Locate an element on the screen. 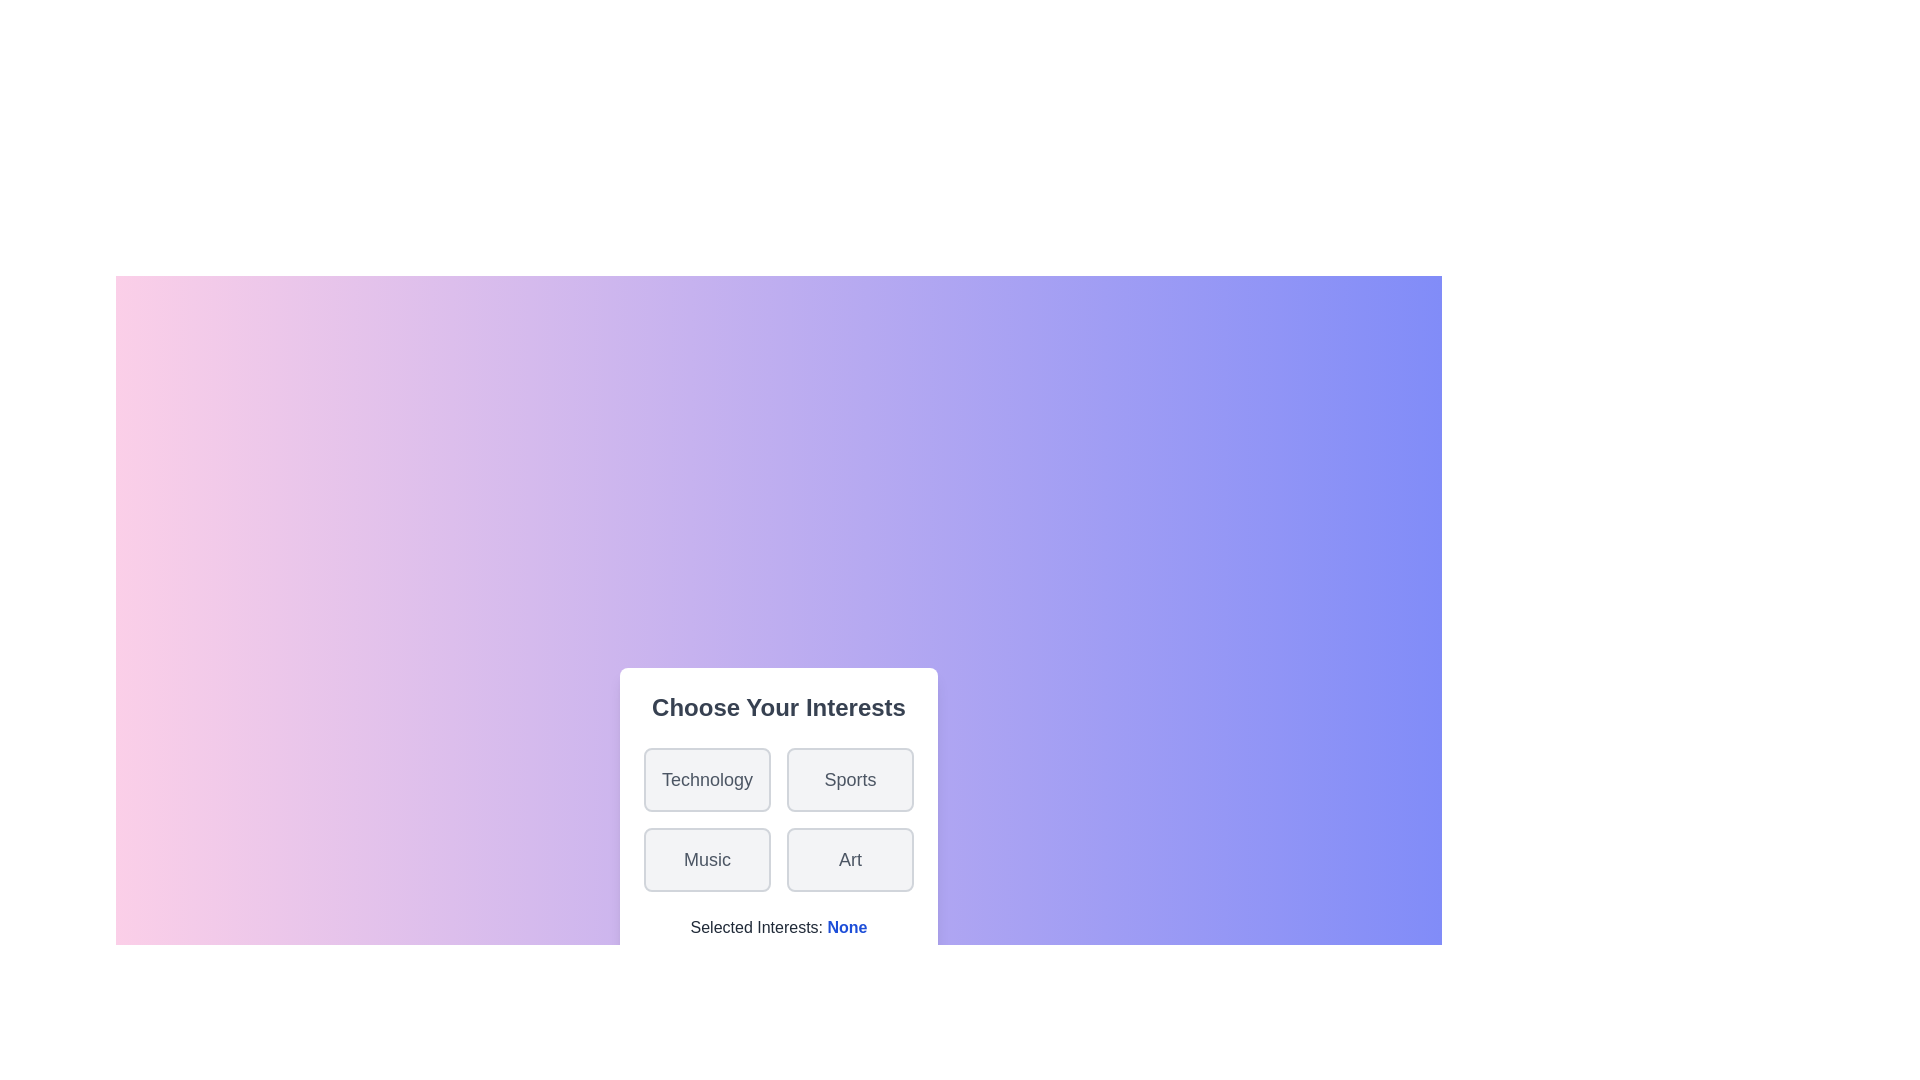  the Music button is located at coordinates (706, 859).